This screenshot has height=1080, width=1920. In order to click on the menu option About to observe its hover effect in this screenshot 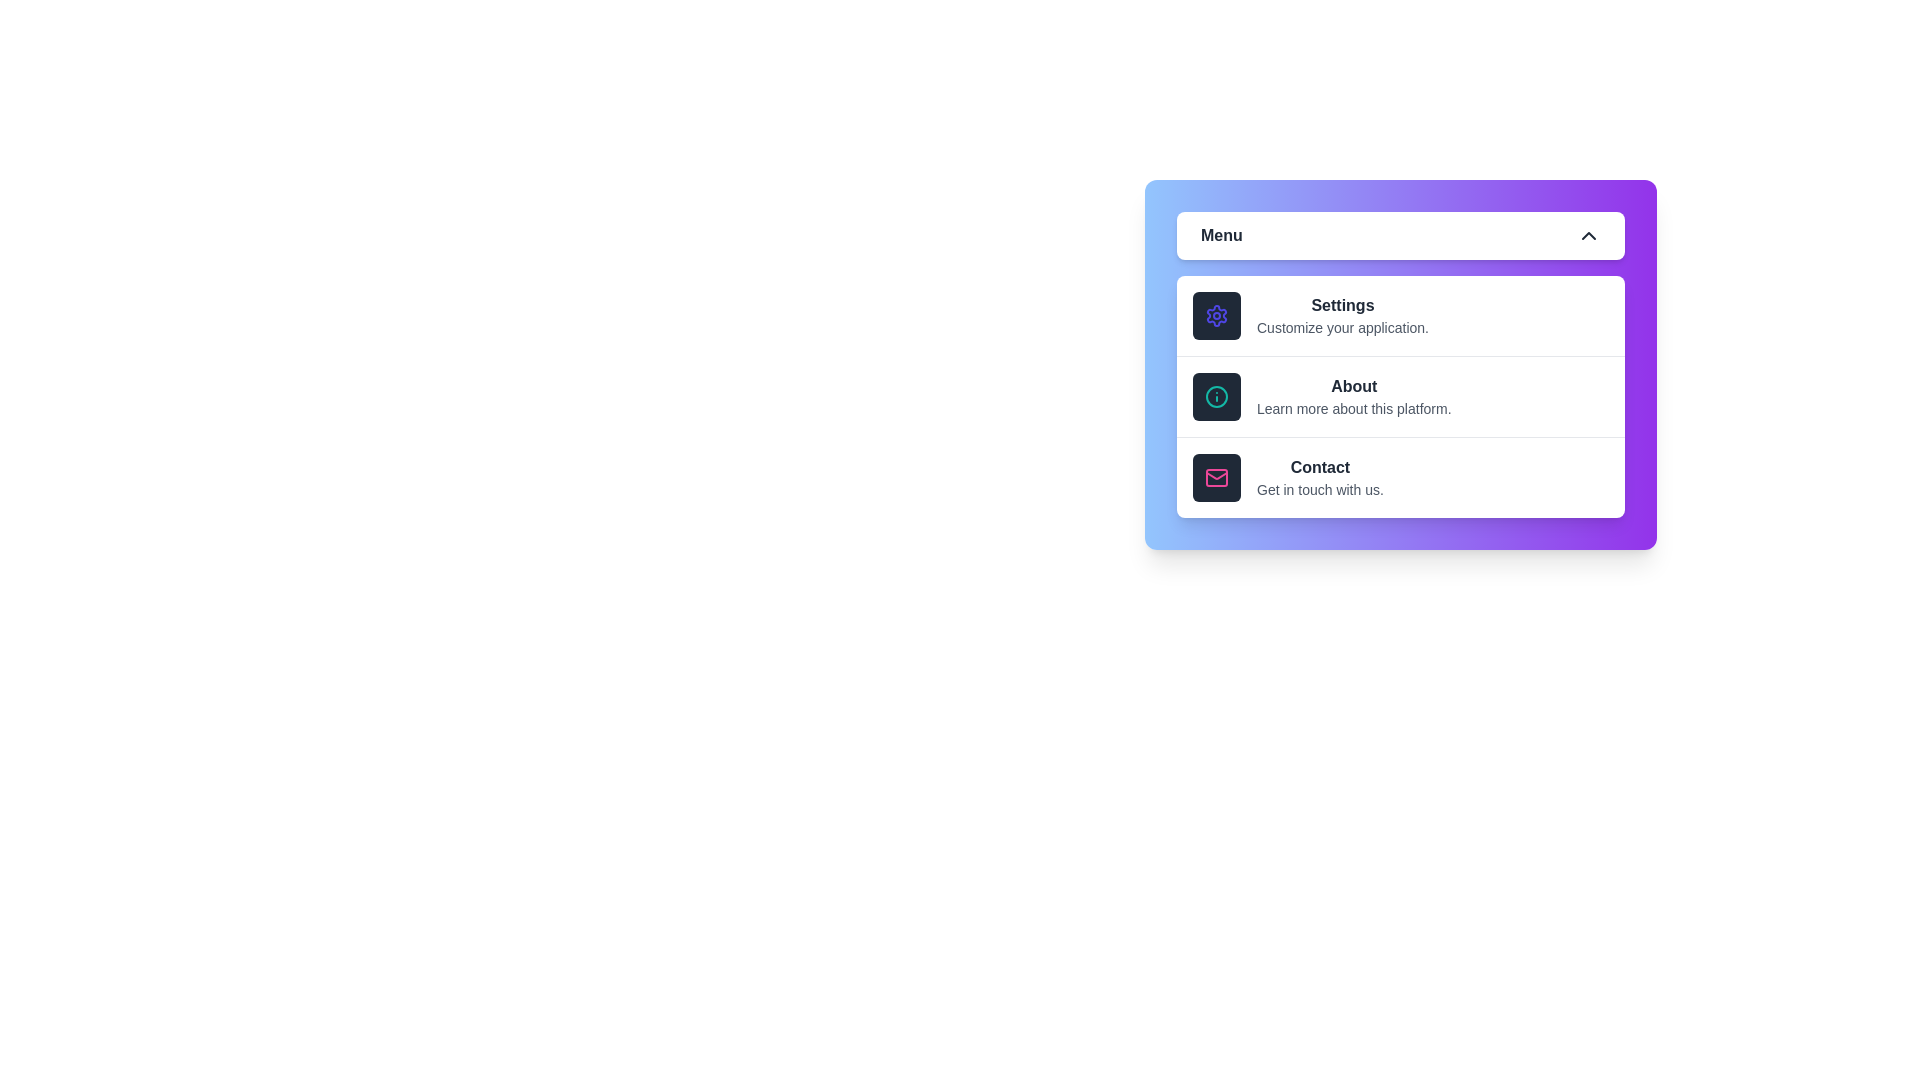, I will do `click(1400, 396)`.